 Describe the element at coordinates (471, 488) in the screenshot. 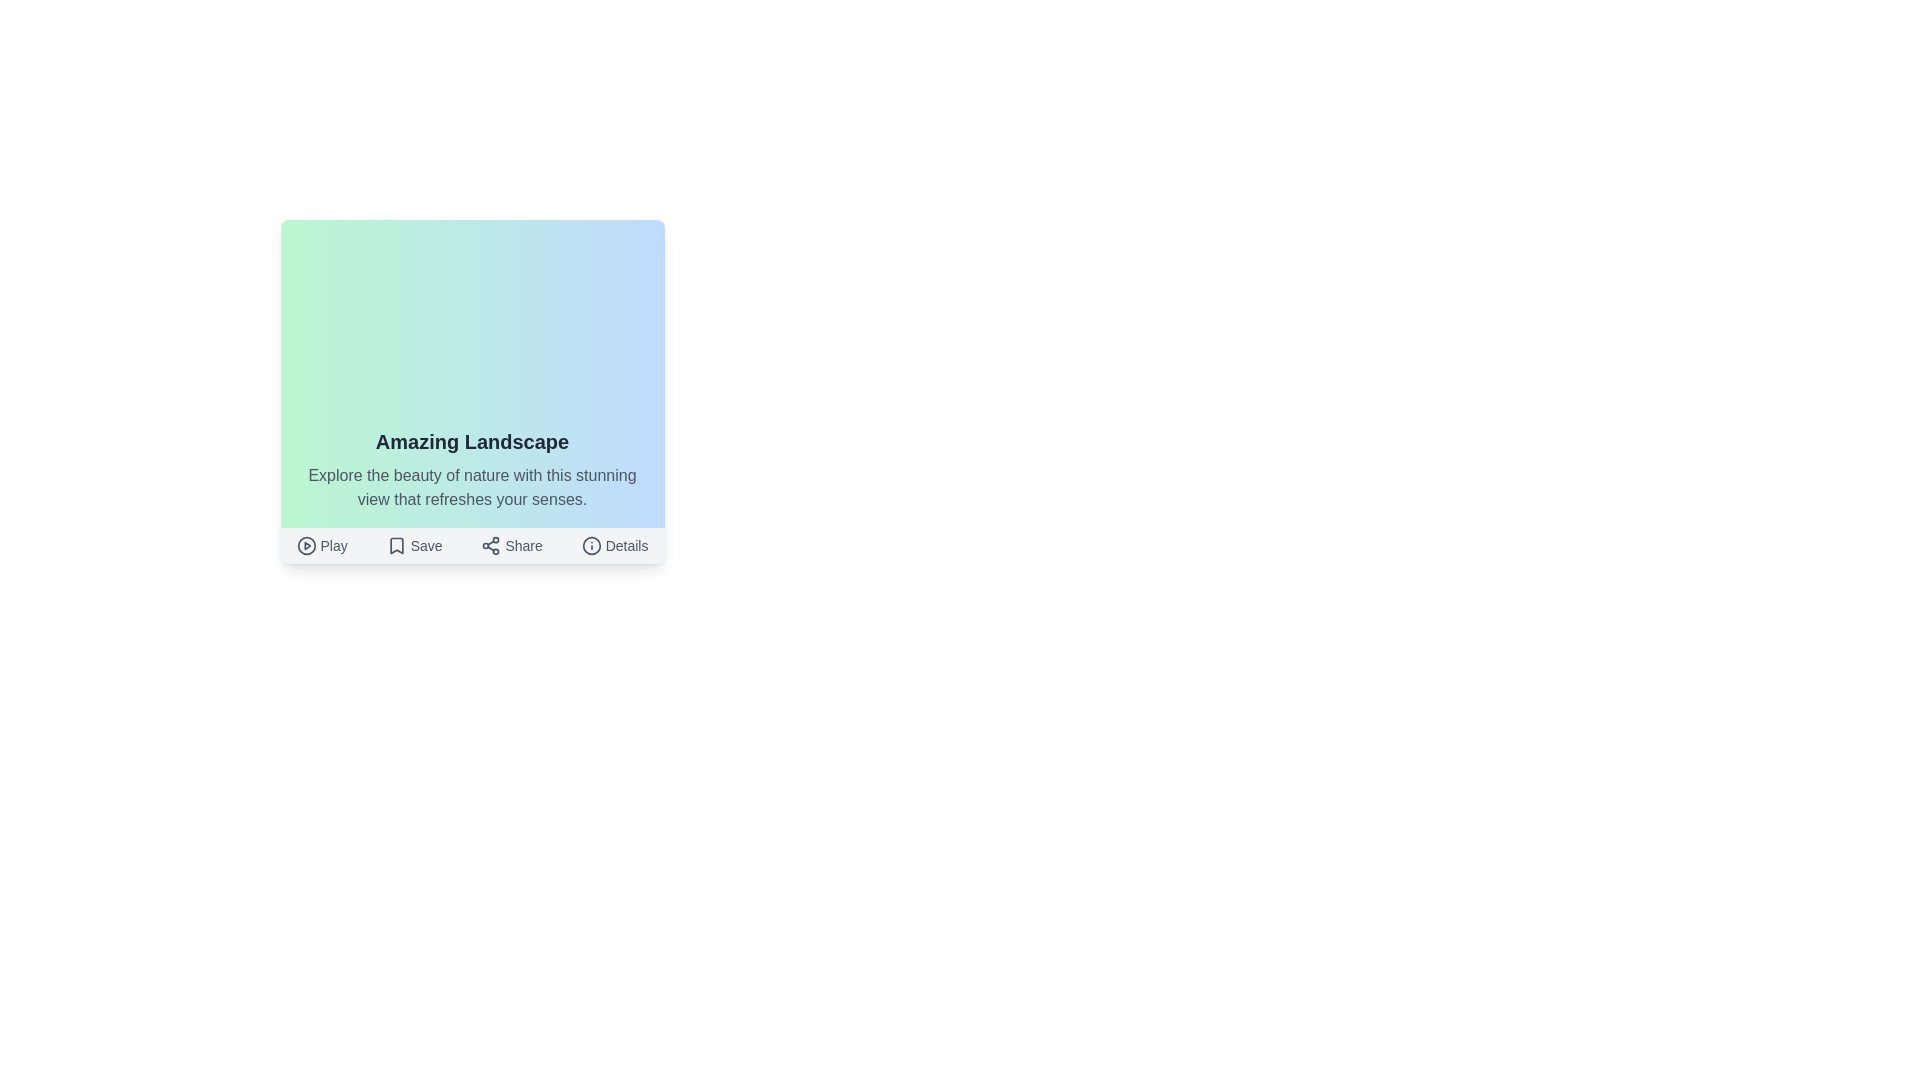

I see `the descriptive text that reads 'Explore the beauty of nature with this stunning view that refreshes your senses.' positioned below the title 'Amazing Landscape'` at that location.